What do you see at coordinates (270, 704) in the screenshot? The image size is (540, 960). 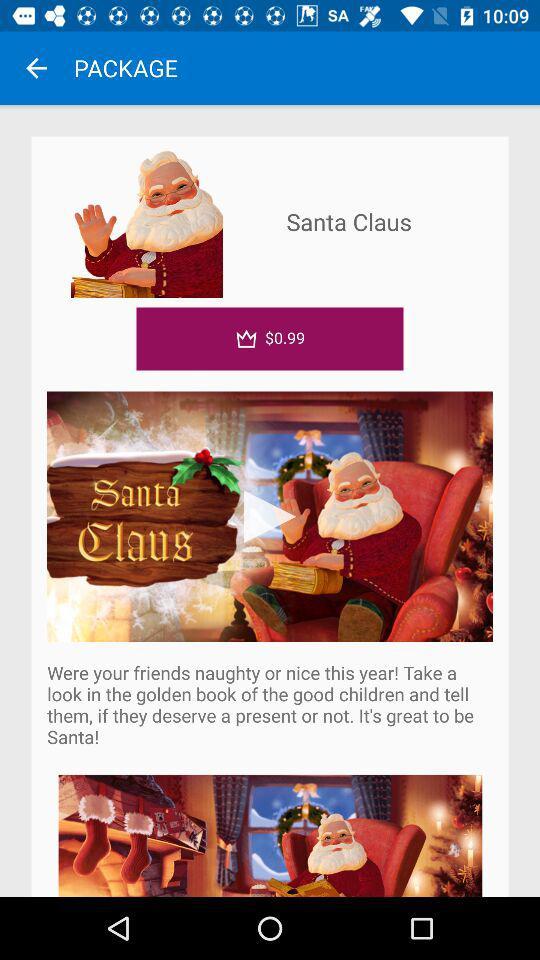 I see `the were your friends icon` at bounding box center [270, 704].